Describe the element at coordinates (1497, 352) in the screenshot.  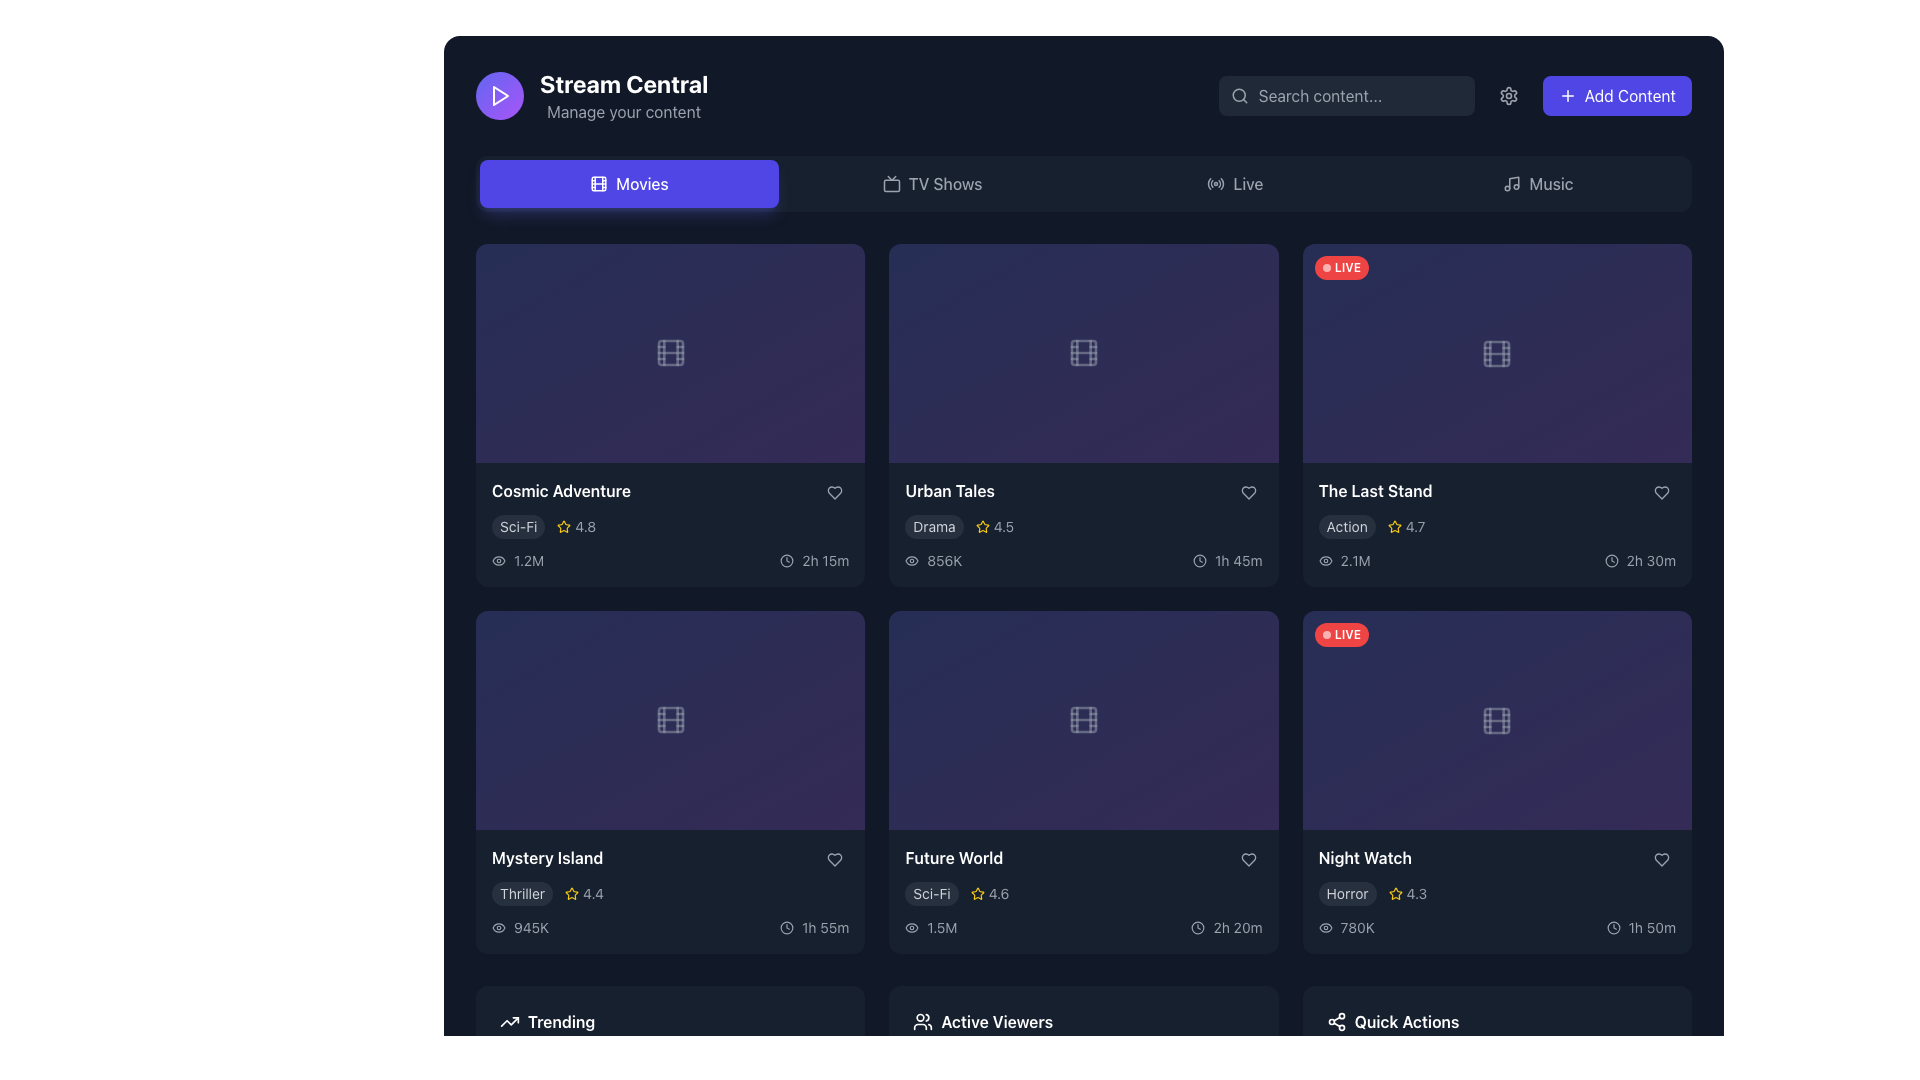
I see `the light-gray rounded rectangle in the top-right content card labeled 'The Last Stand' within the Movies section of the interface` at that location.